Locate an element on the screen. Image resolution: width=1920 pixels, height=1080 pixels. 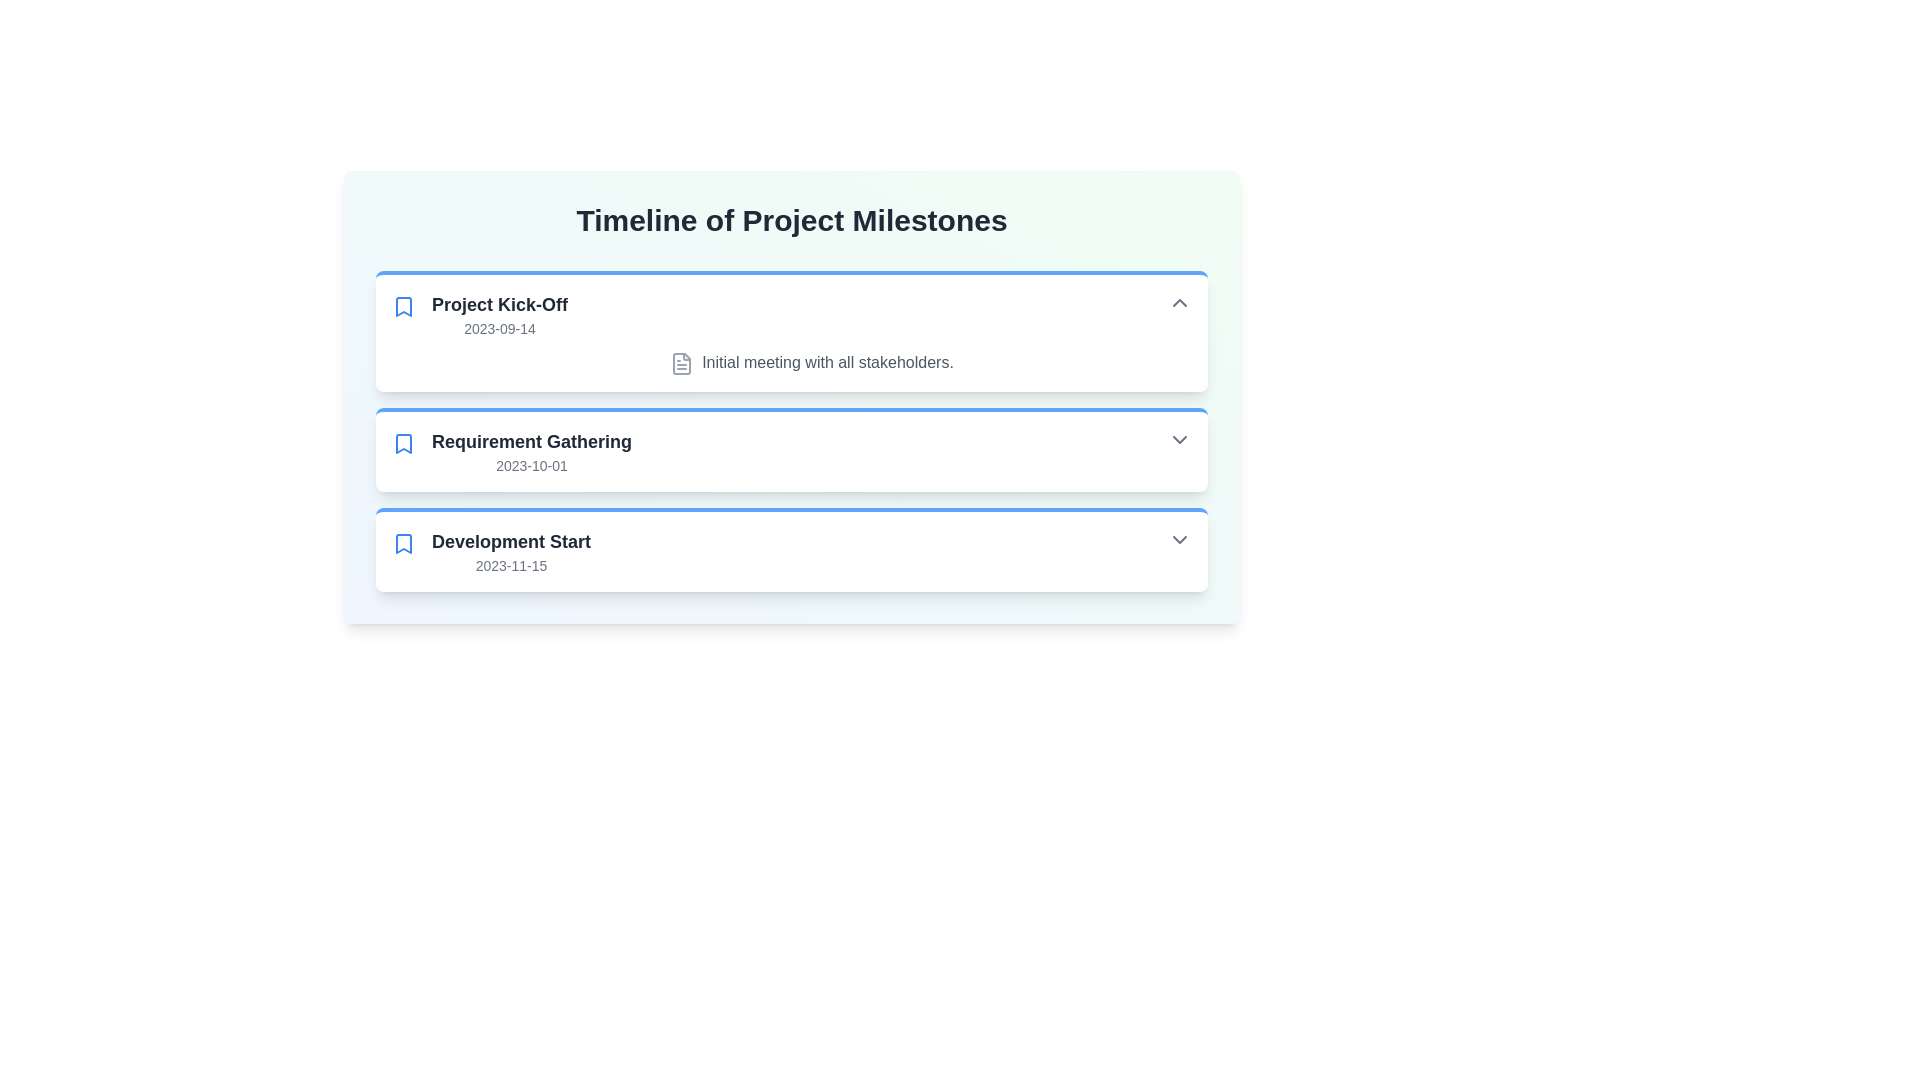
title, date, and description of the 'Project Kick-Off' milestone located in the topmost item of the vertical timeline of project milestones is located at coordinates (791, 331).